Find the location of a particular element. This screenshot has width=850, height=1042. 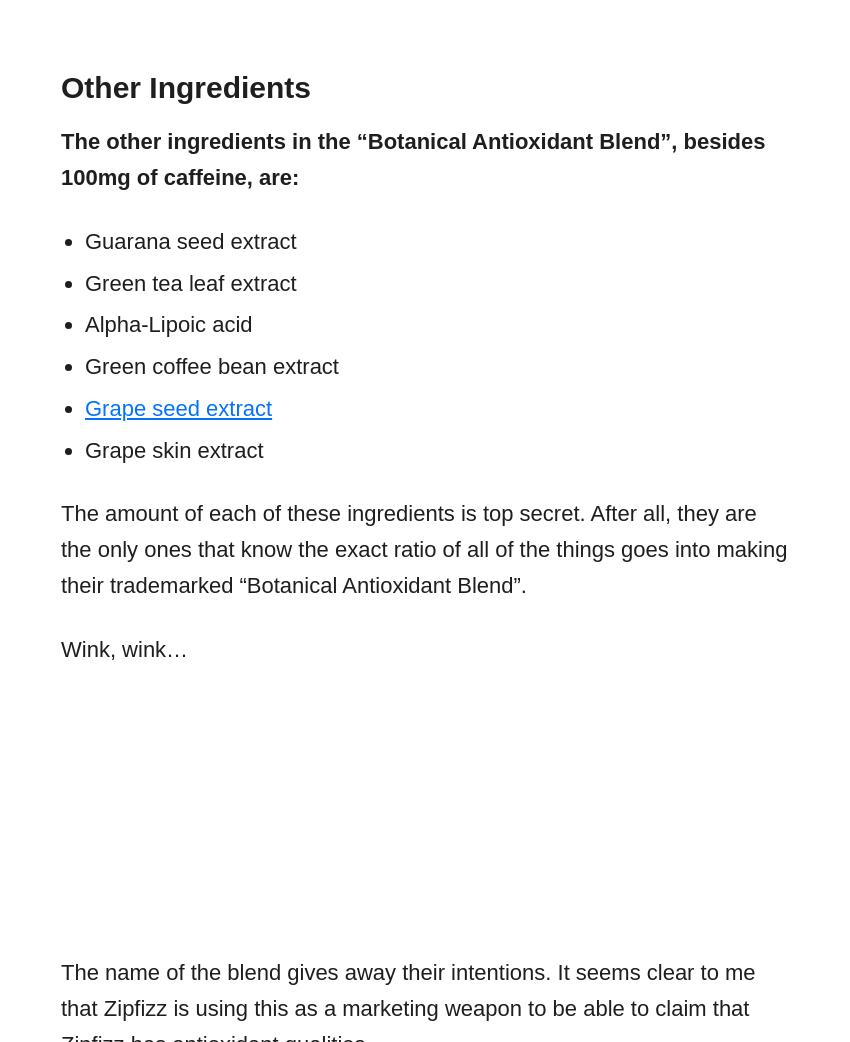

'Green coffee bean extract' is located at coordinates (210, 365).